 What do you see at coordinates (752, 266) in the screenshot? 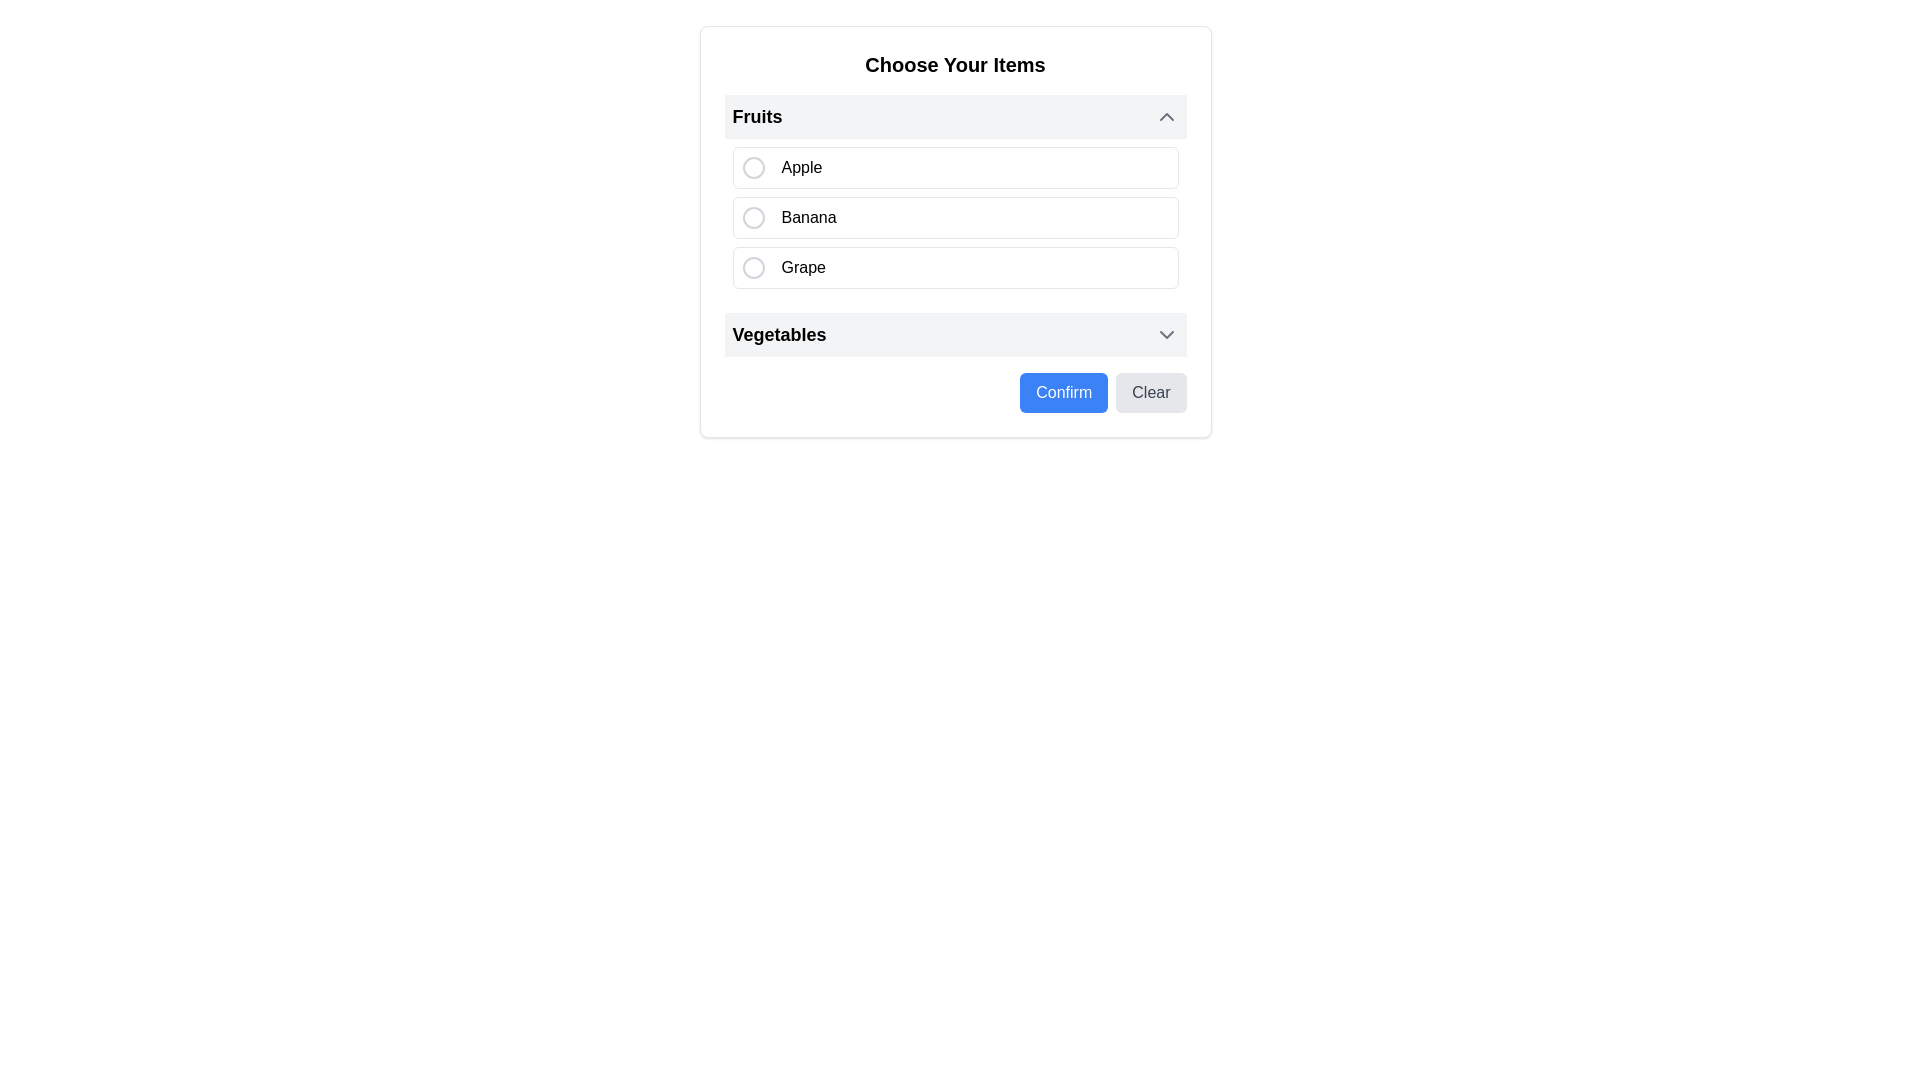
I see `the radio button located to the left of the text 'Grape' in the 'Choose Your Items' interface under the 'Fruits' category` at bounding box center [752, 266].